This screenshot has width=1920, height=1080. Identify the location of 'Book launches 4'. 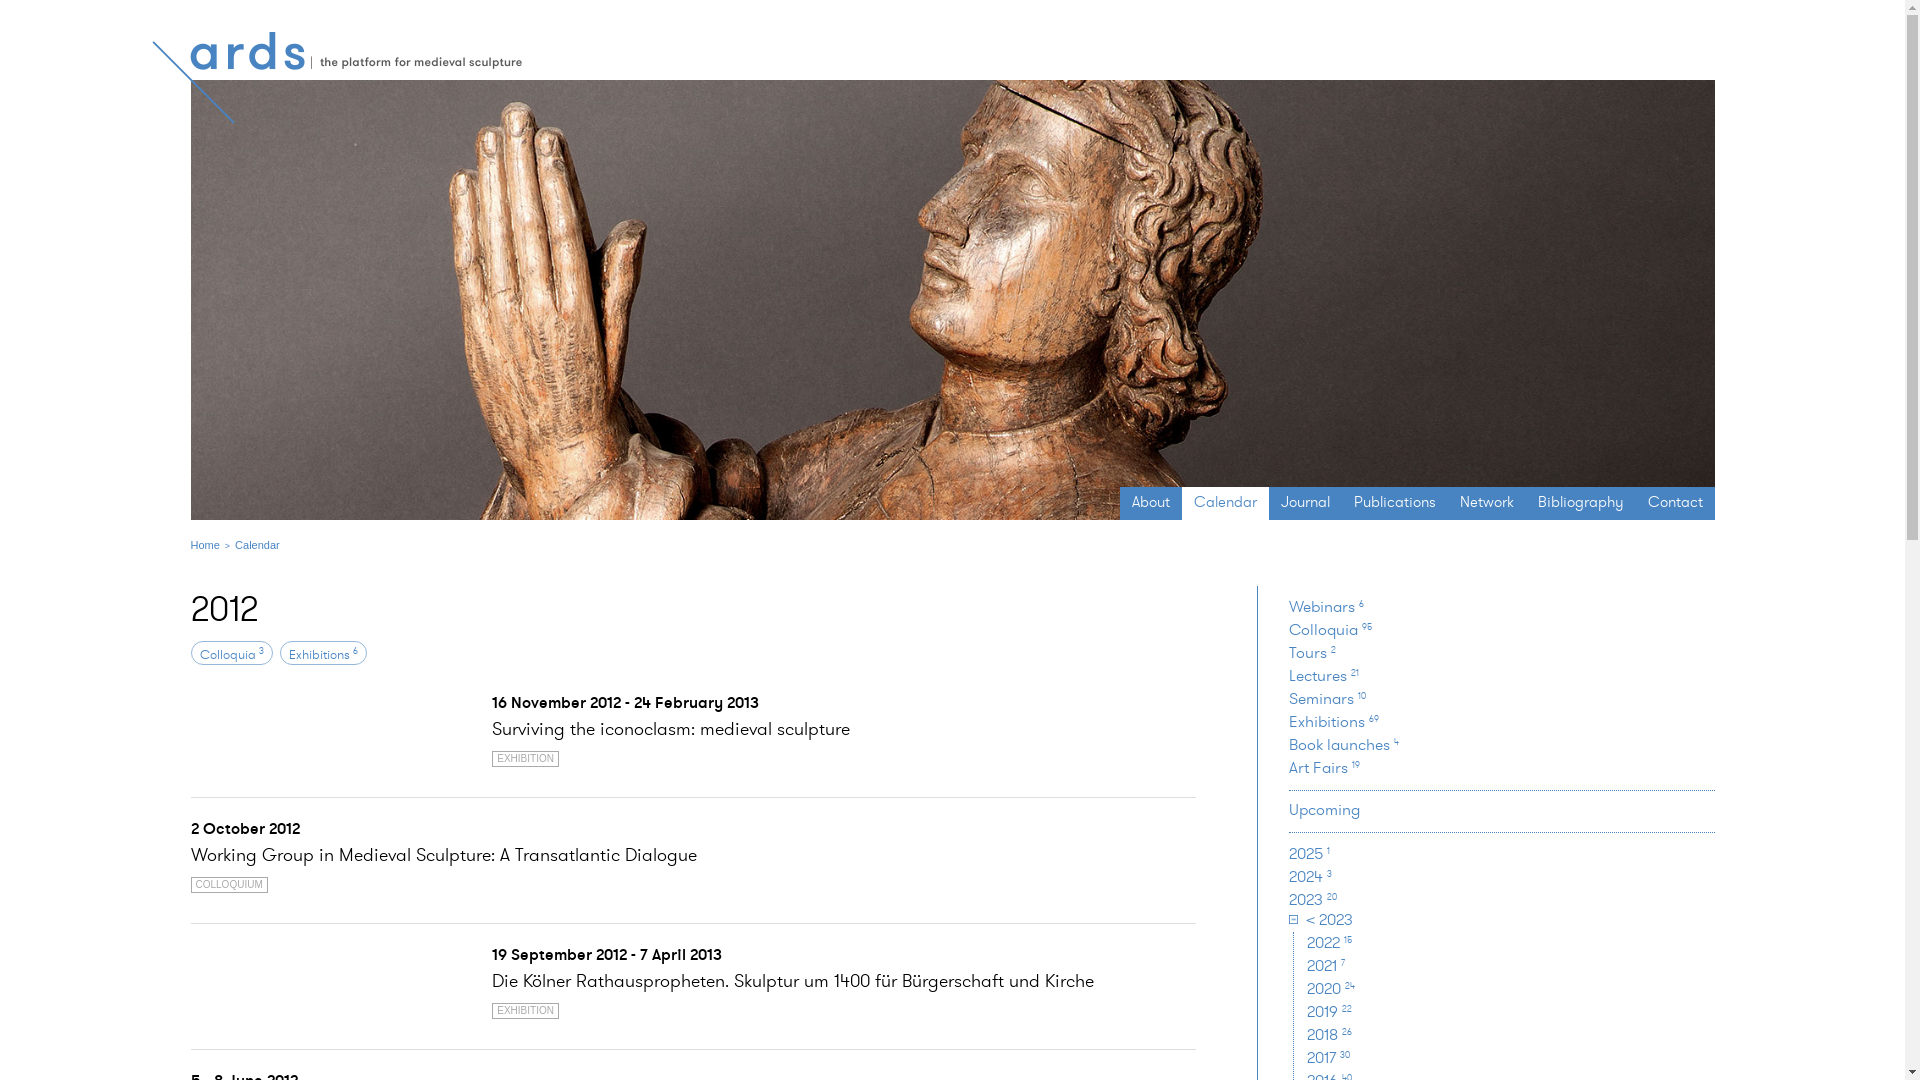
(1344, 744).